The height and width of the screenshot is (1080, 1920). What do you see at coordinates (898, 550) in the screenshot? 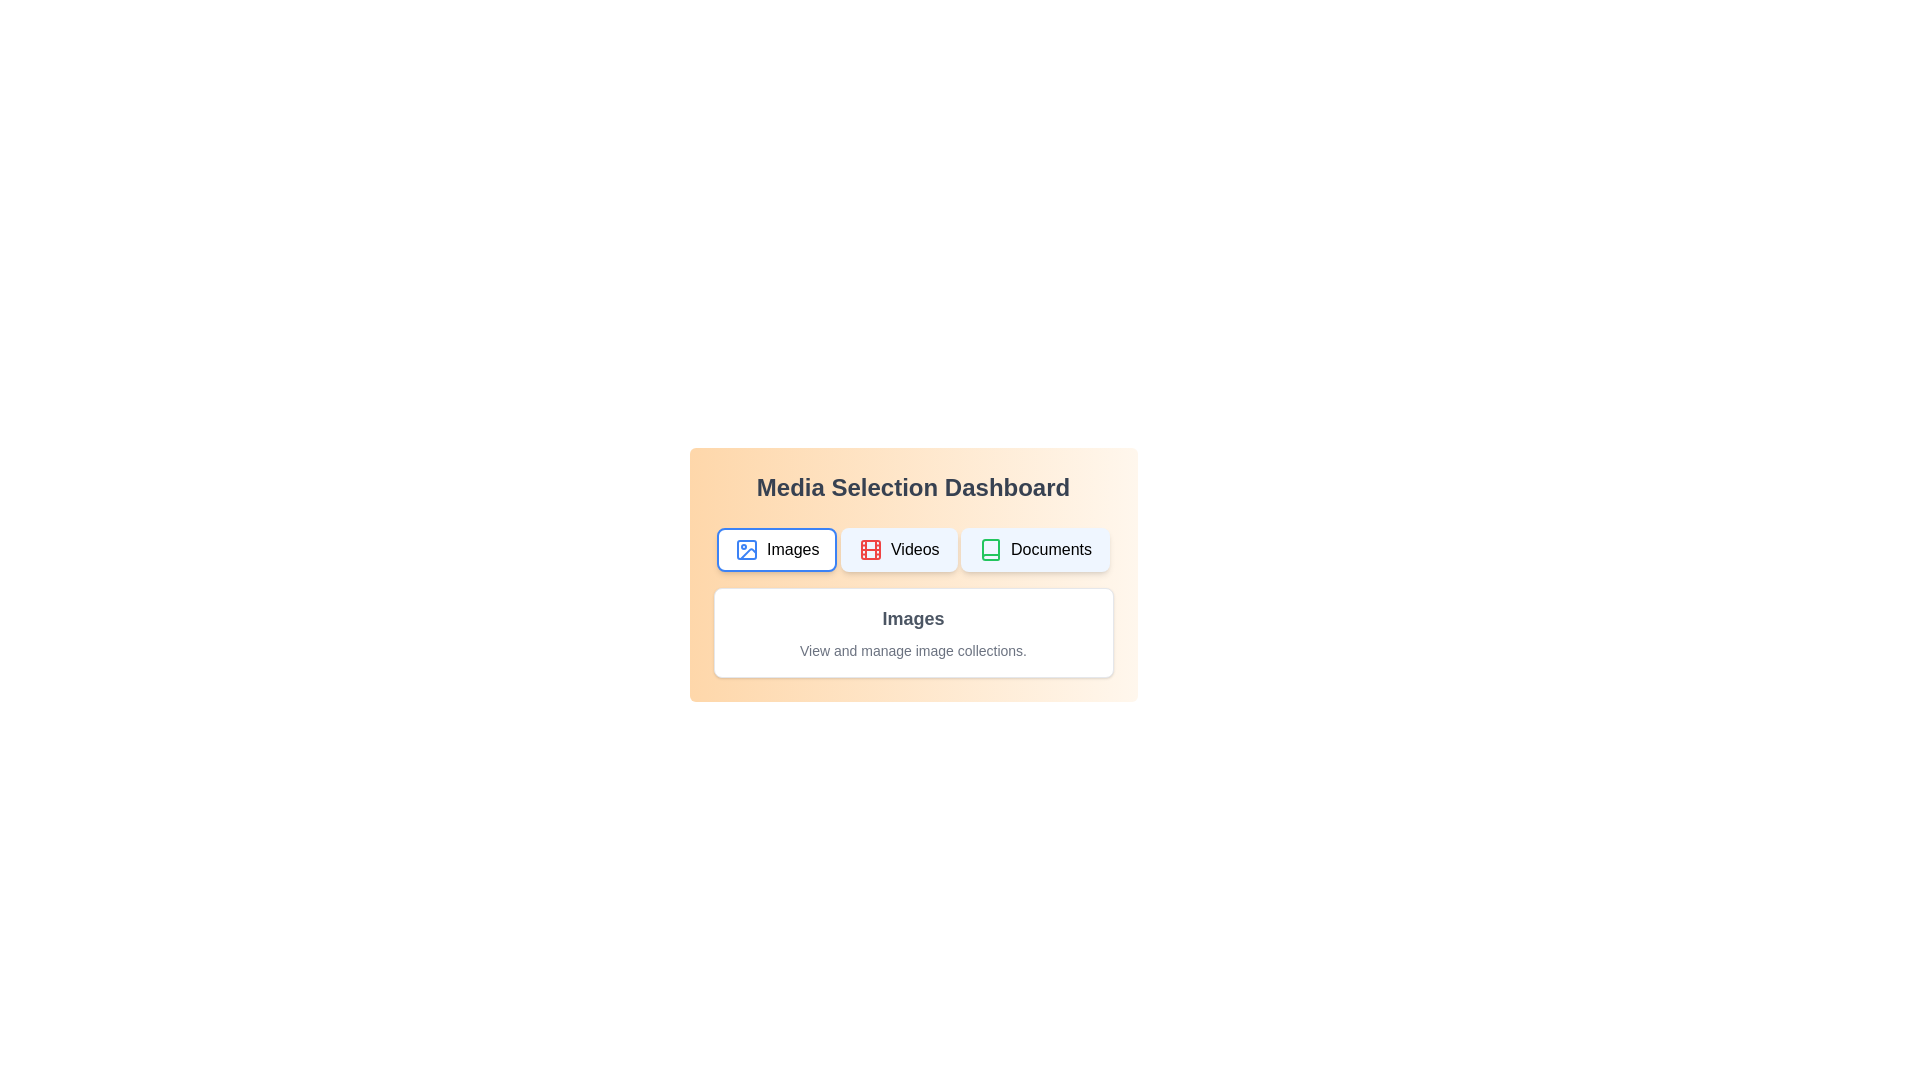
I see `the button that allows users to navigate to or interact with video-related content, positioned between the 'Images' and 'Documents' buttons, by` at bounding box center [898, 550].